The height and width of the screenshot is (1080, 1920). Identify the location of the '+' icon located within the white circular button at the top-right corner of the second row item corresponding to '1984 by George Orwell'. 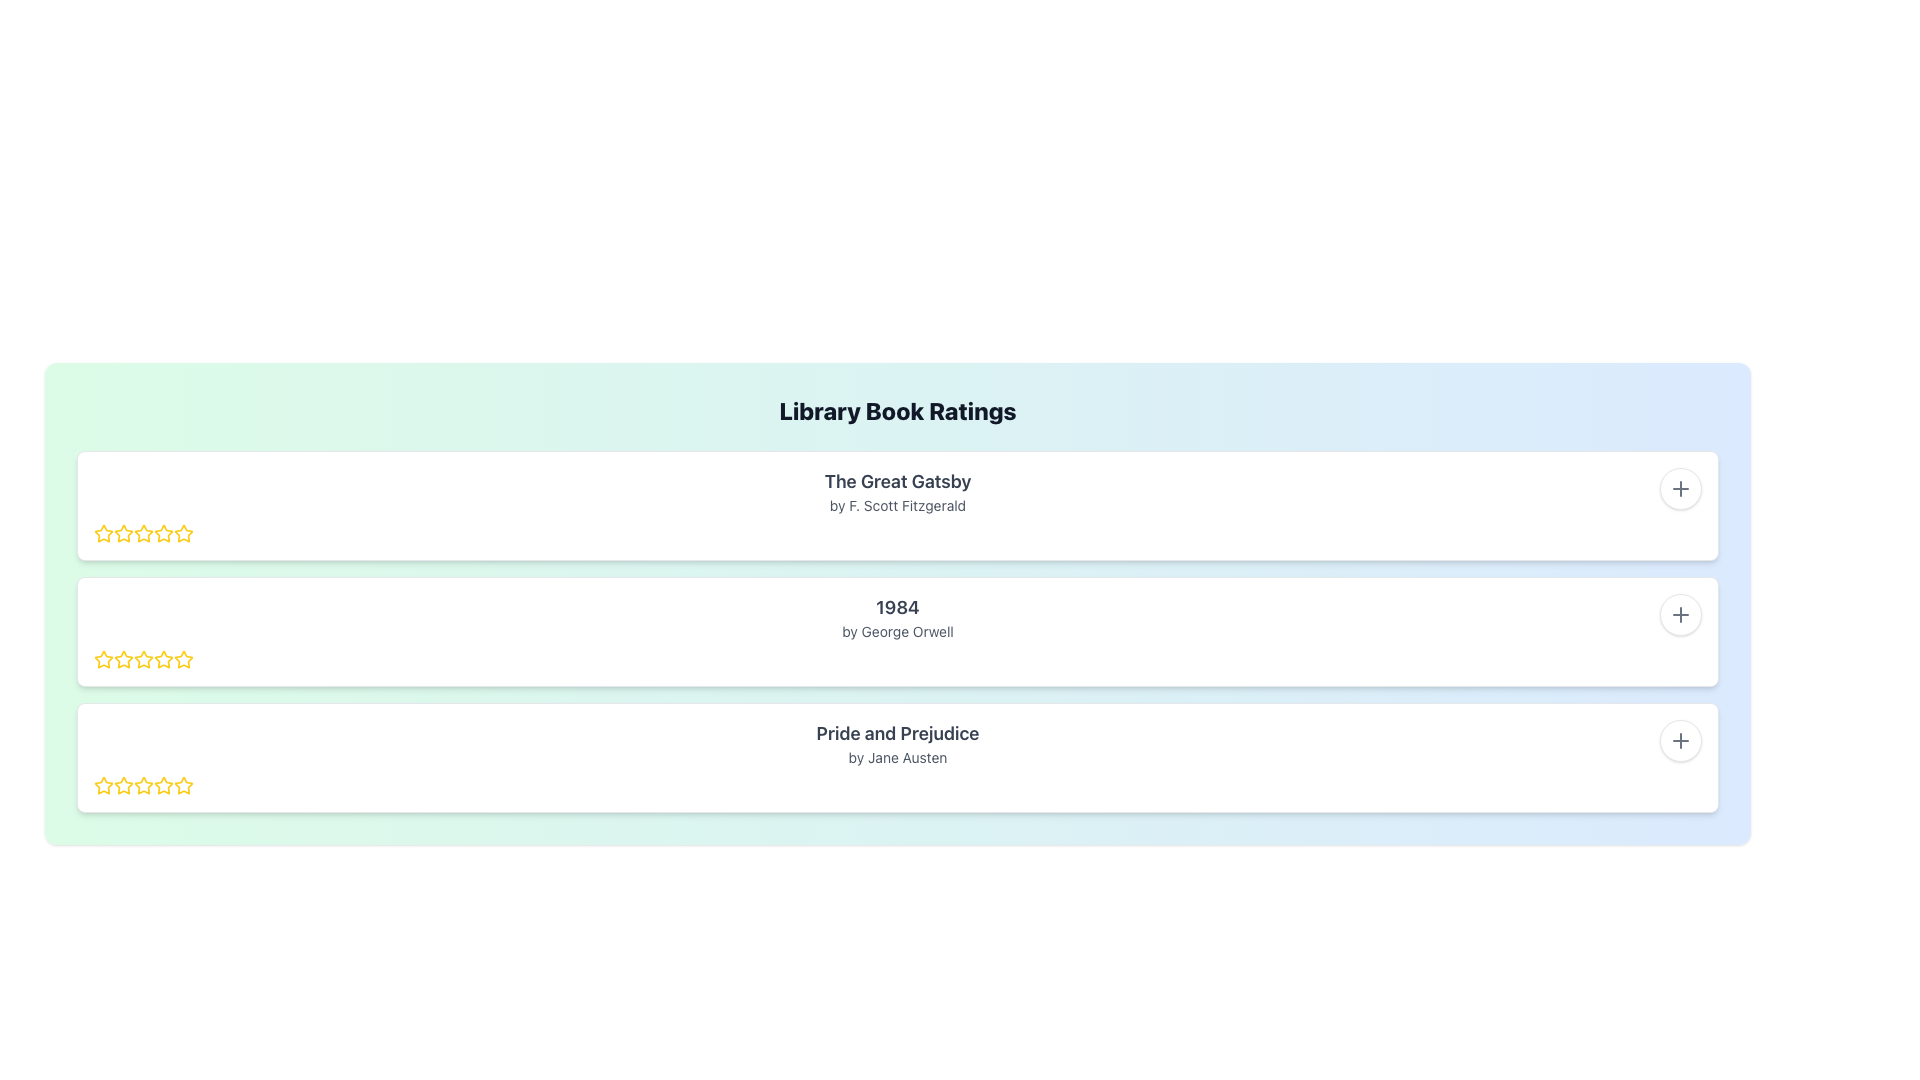
(1680, 613).